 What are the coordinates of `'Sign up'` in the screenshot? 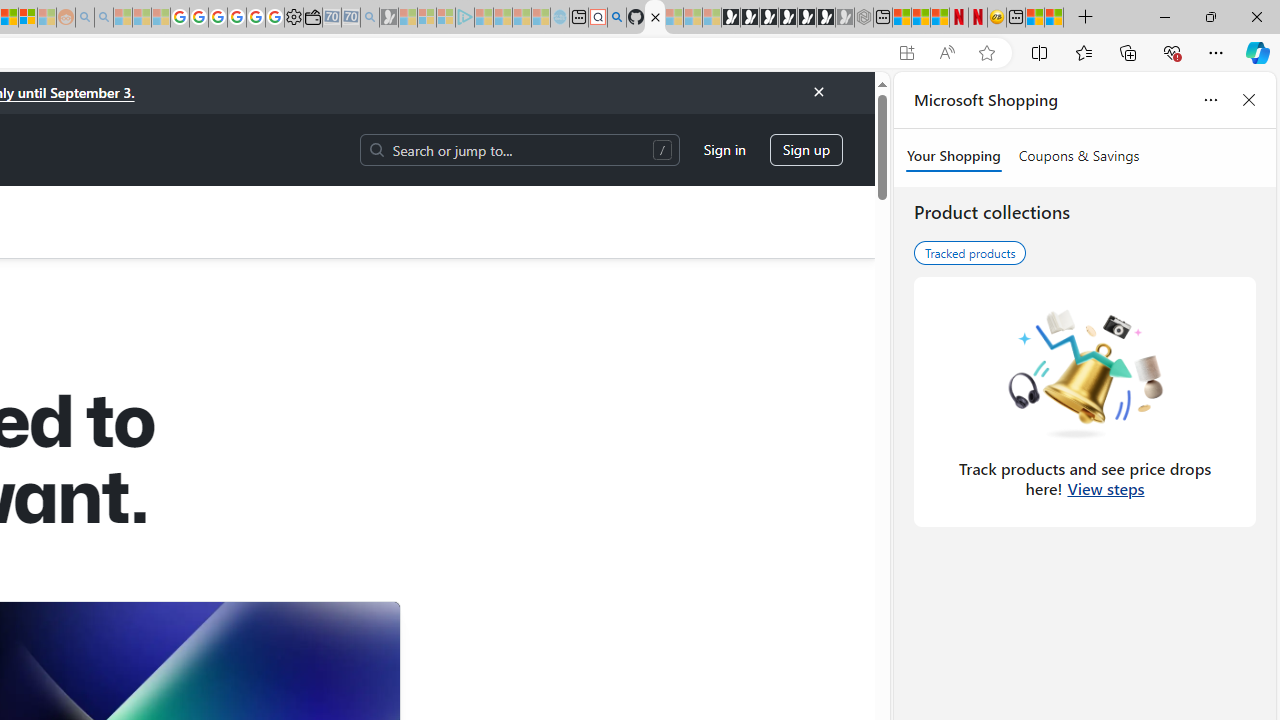 It's located at (807, 148).